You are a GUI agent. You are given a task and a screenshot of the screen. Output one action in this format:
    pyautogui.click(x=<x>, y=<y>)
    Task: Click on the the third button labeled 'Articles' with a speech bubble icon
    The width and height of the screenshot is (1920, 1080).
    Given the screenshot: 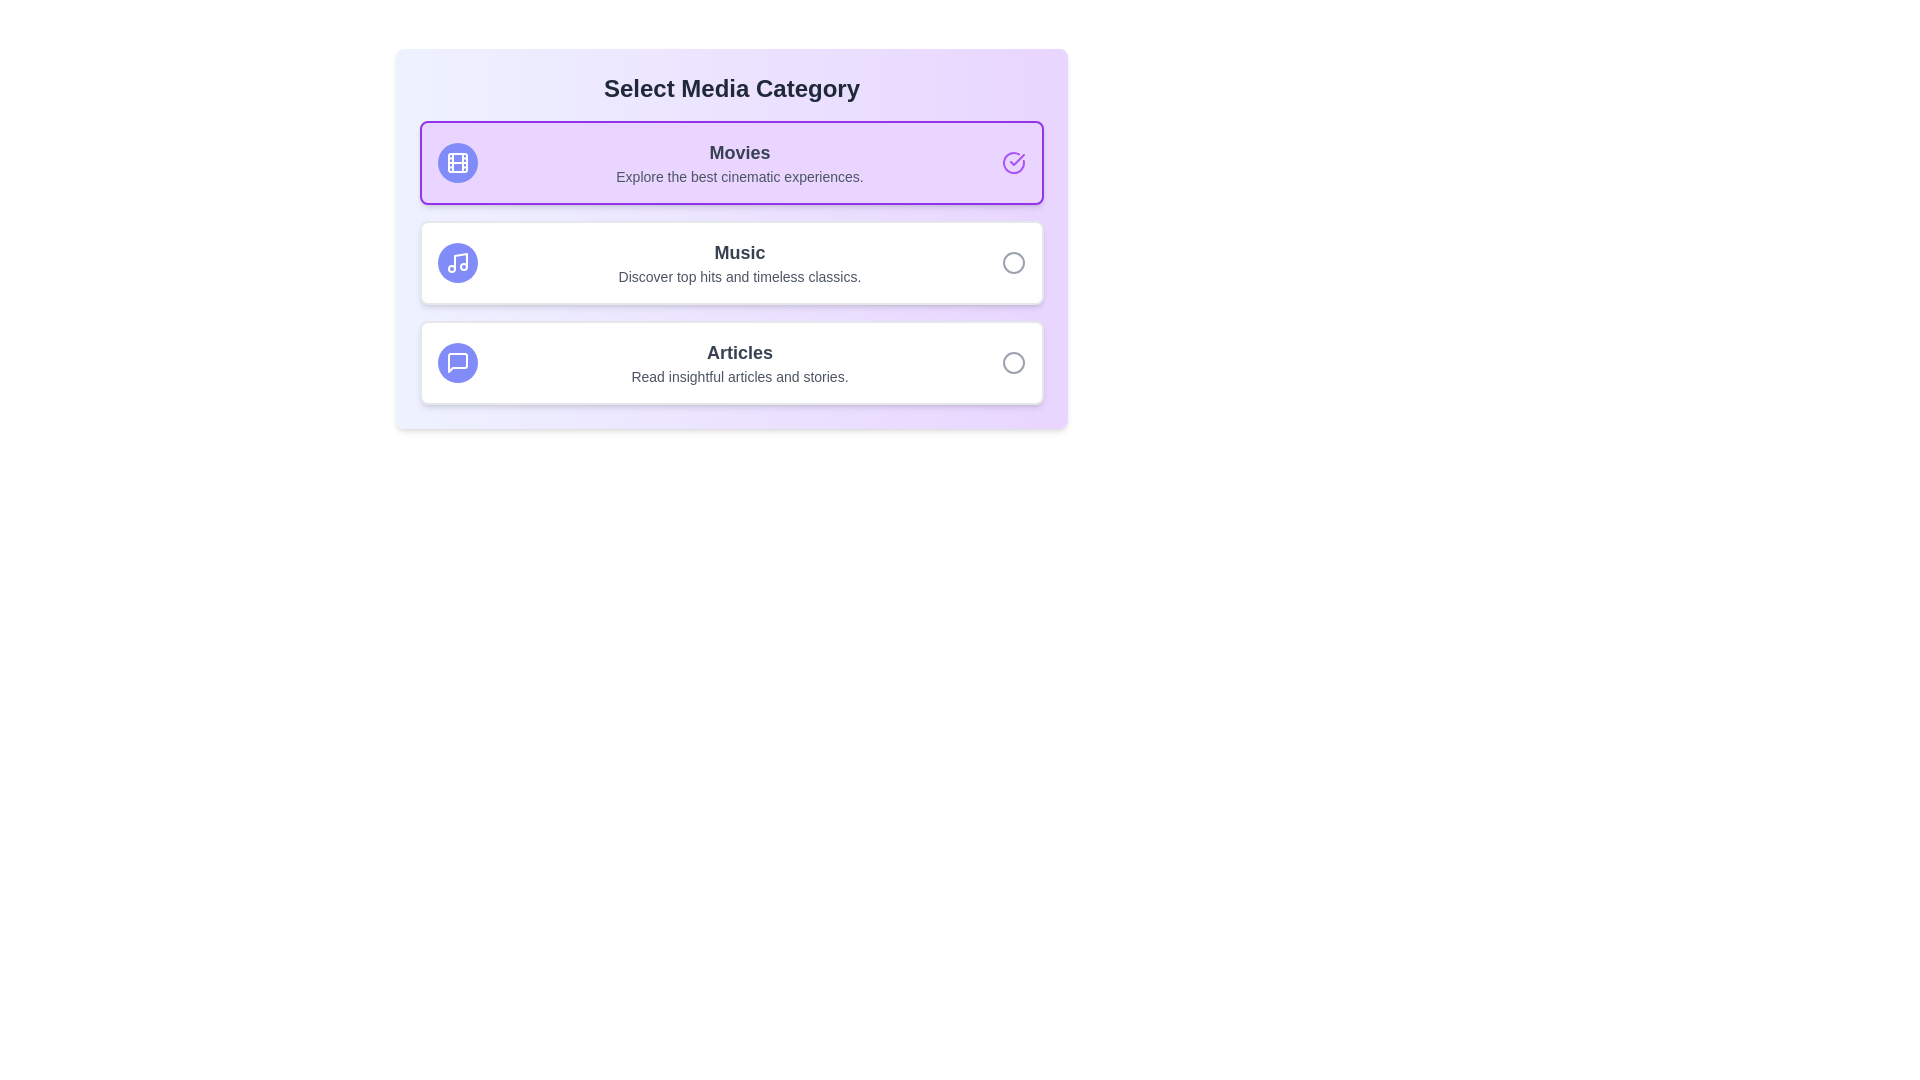 What is the action you would take?
    pyautogui.click(x=730, y=362)
    